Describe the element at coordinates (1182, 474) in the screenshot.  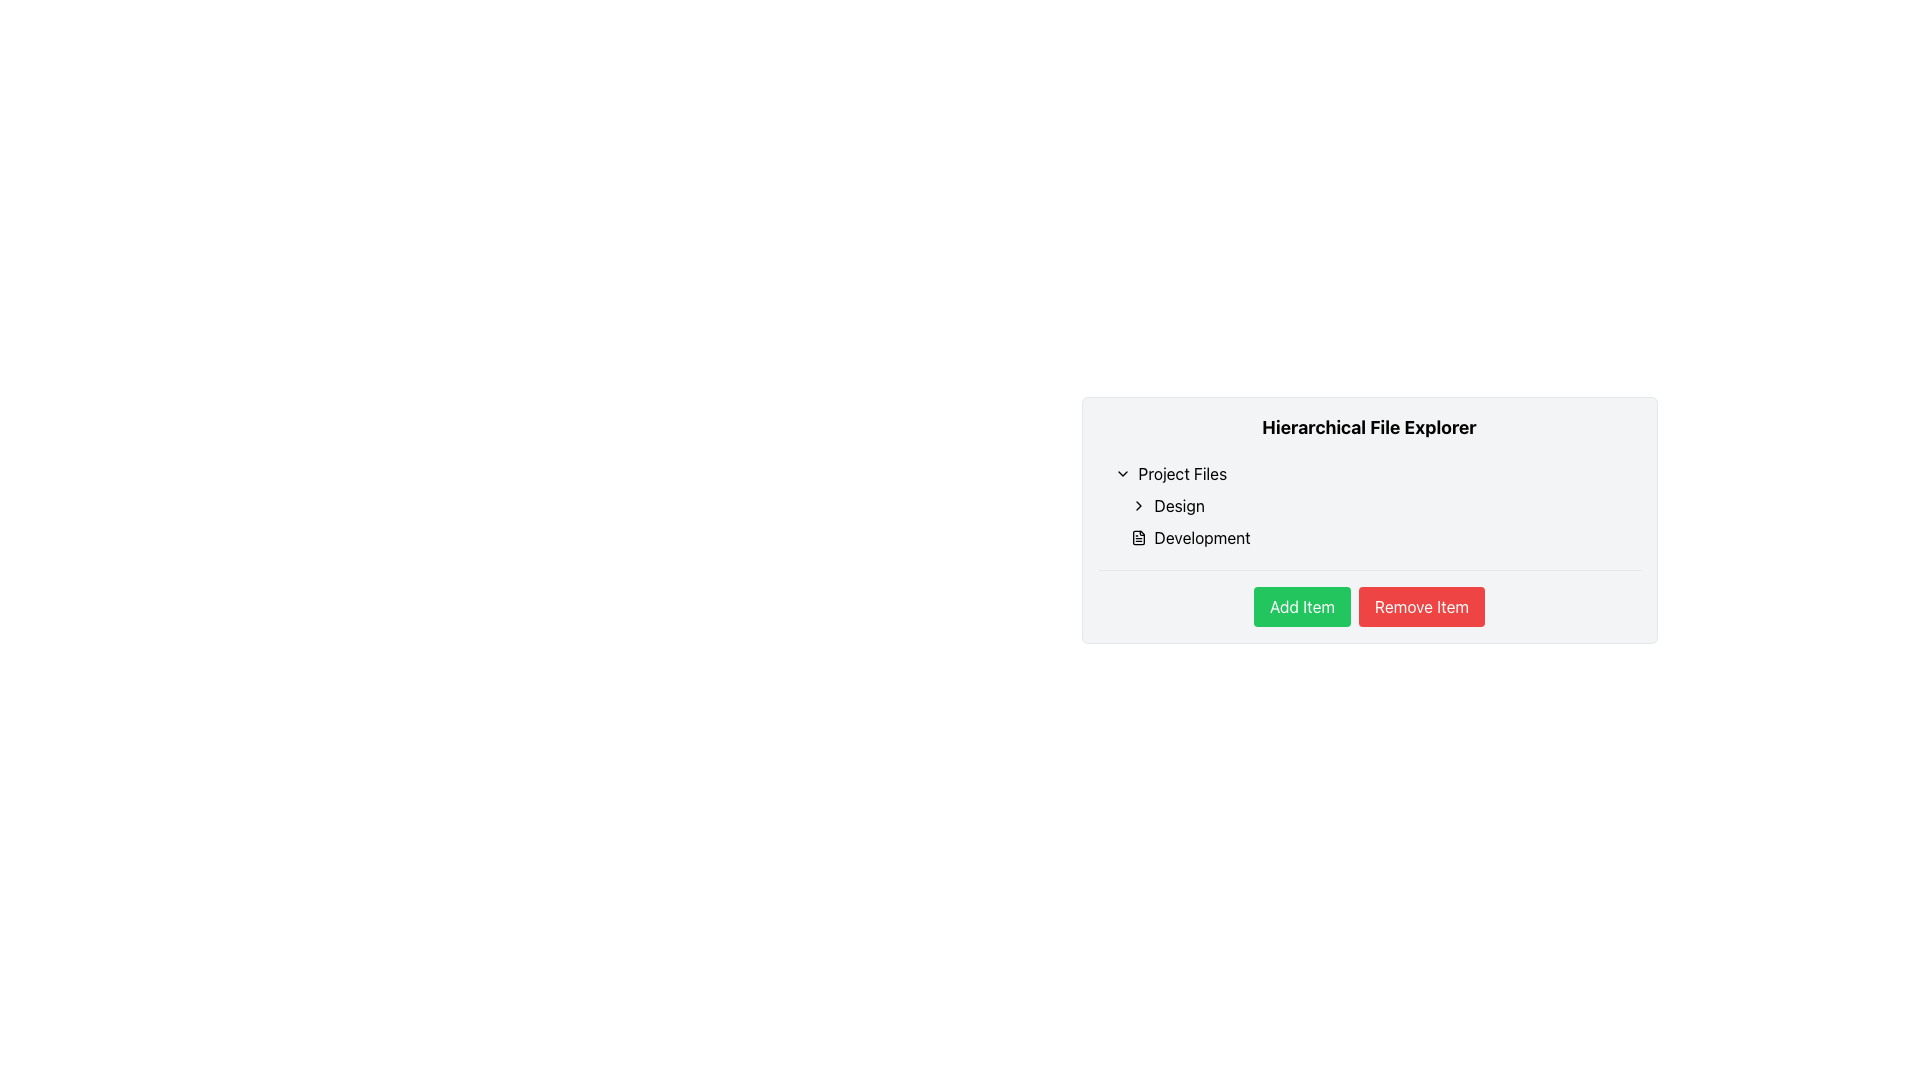
I see `the dropdown icon associated with the 'Project Files' text label in the Hierarchical File Explorer` at that location.